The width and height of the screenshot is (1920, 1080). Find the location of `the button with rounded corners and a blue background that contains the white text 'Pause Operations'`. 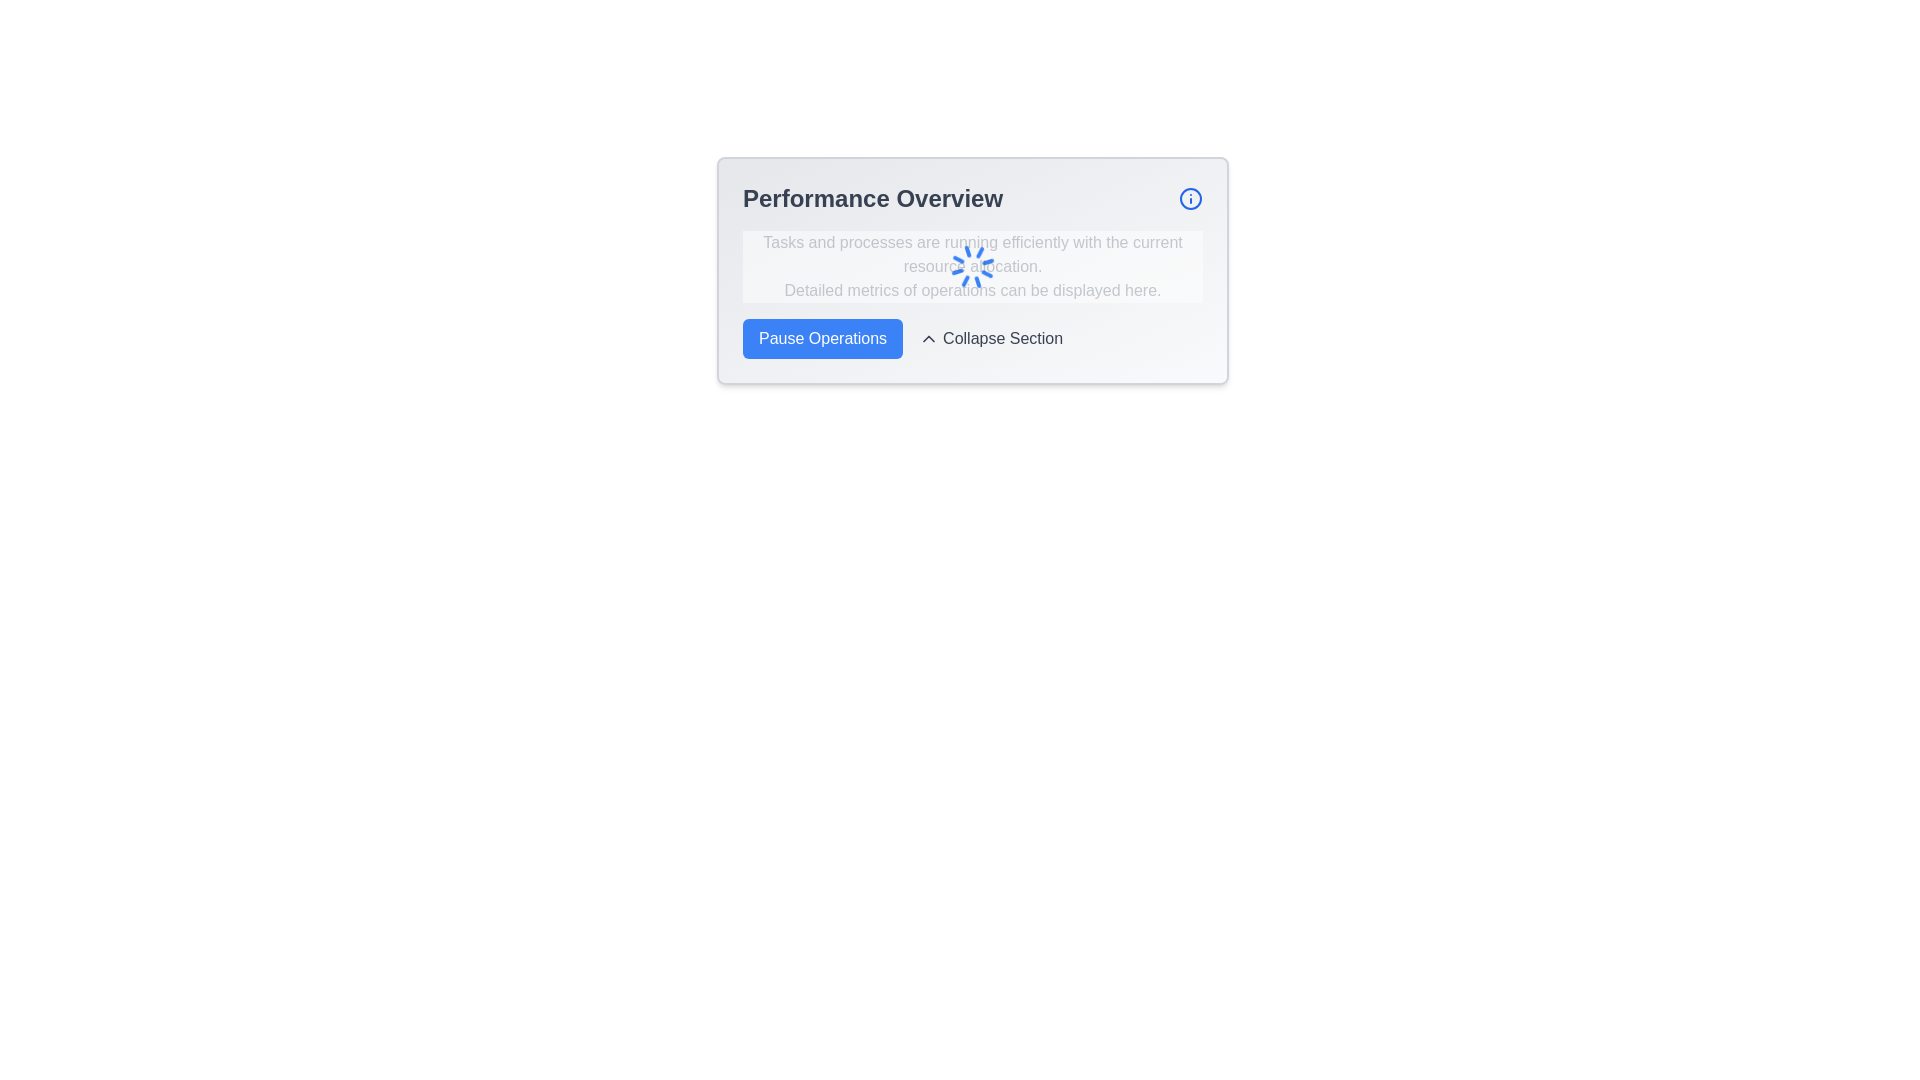

the button with rounded corners and a blue background that contains the white text 'Pause Operations' is located at coordinates (823, 338).